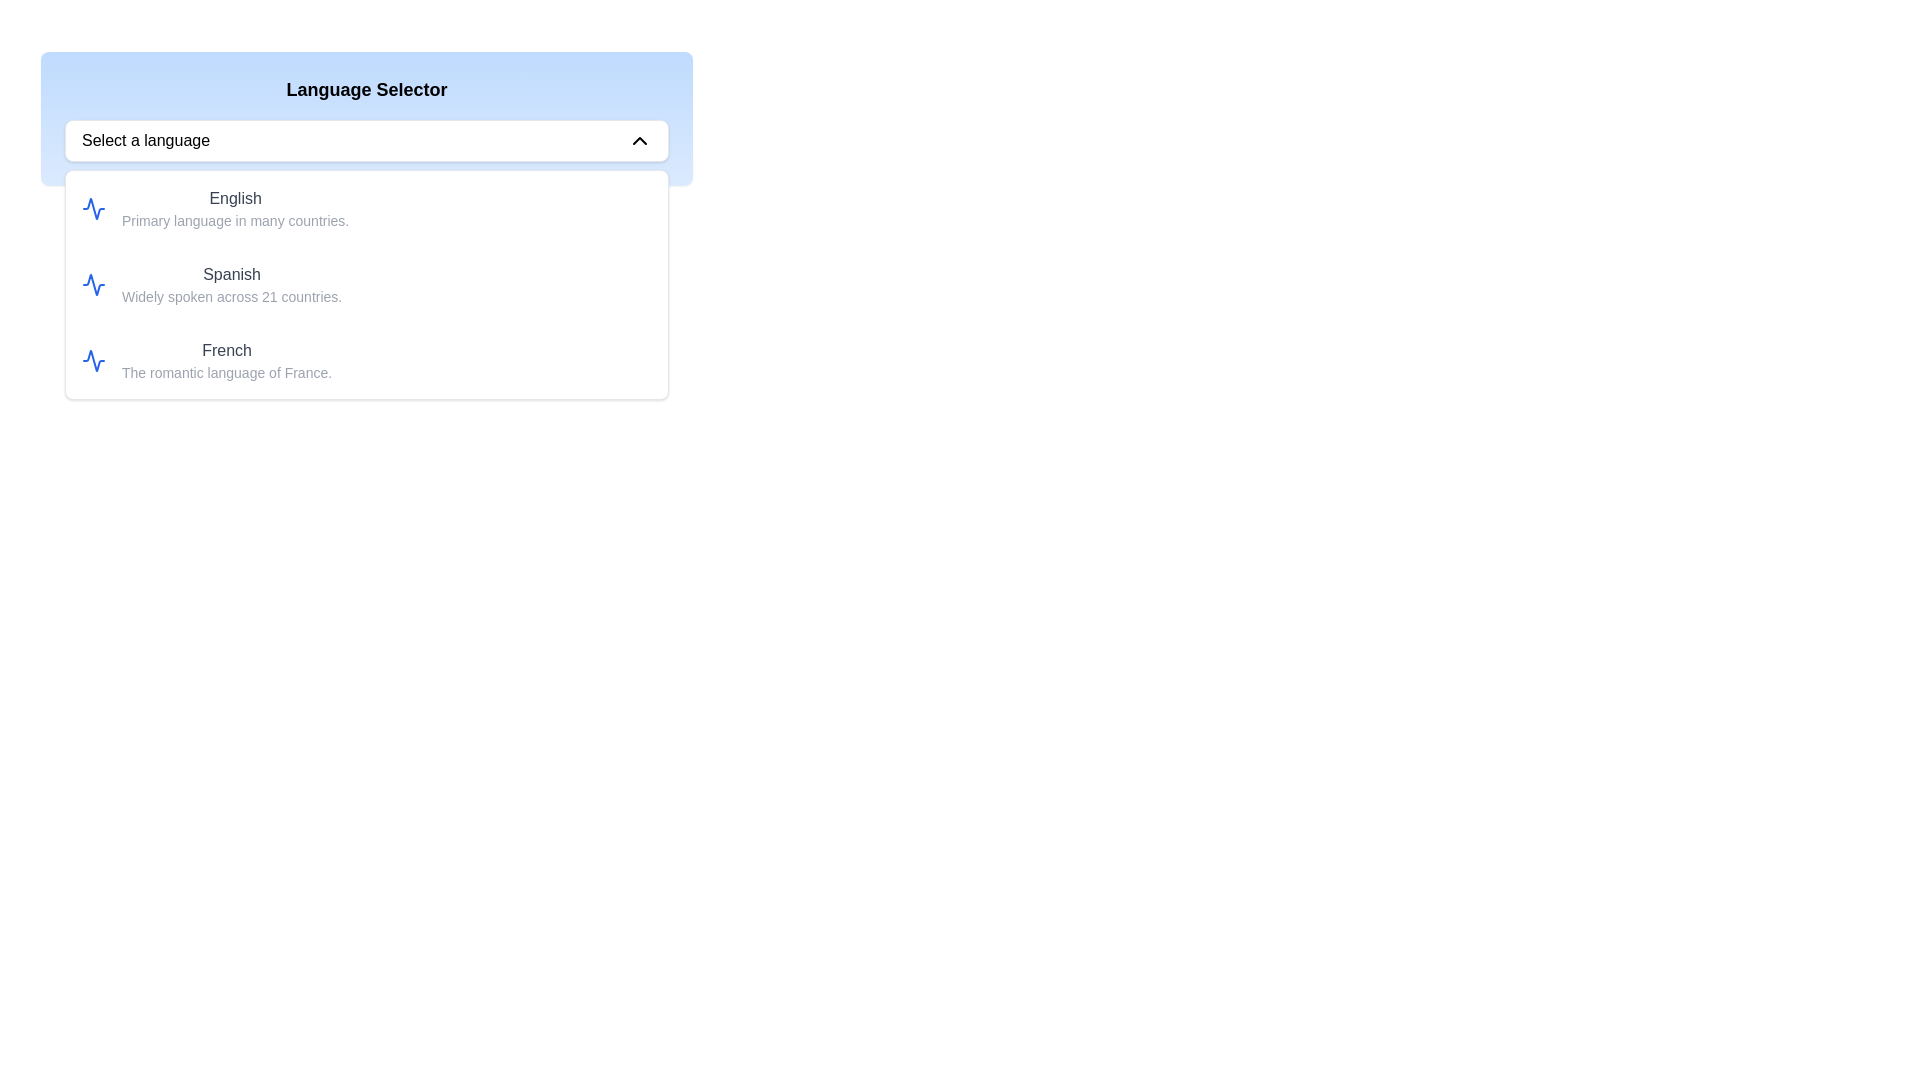 This screenshot has width=1920, height=1080. Describe the element at coordinates (93, 361) in the screenshot. I see `the blue waveform icon adjacent to the text content describing the French language` at that location.